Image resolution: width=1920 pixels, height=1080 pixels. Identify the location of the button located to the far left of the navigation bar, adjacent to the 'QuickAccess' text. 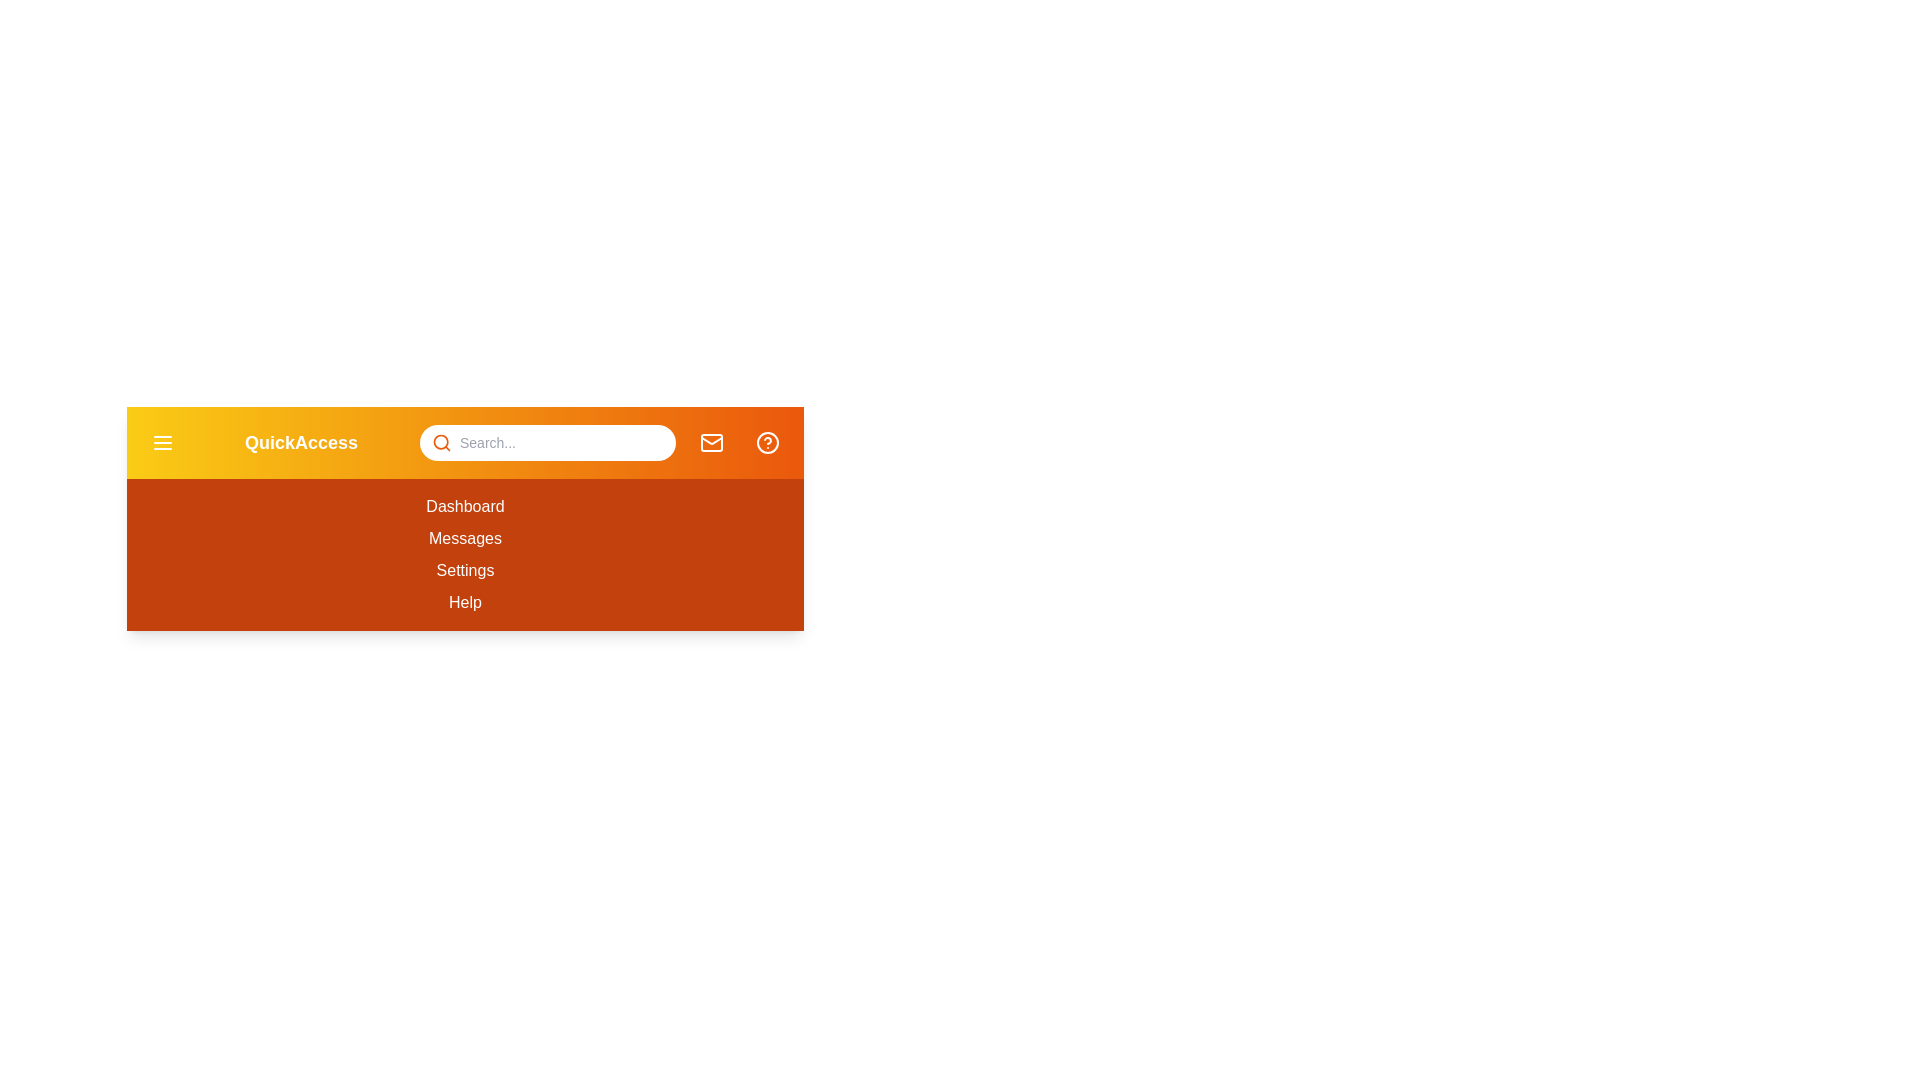
(163, 442).